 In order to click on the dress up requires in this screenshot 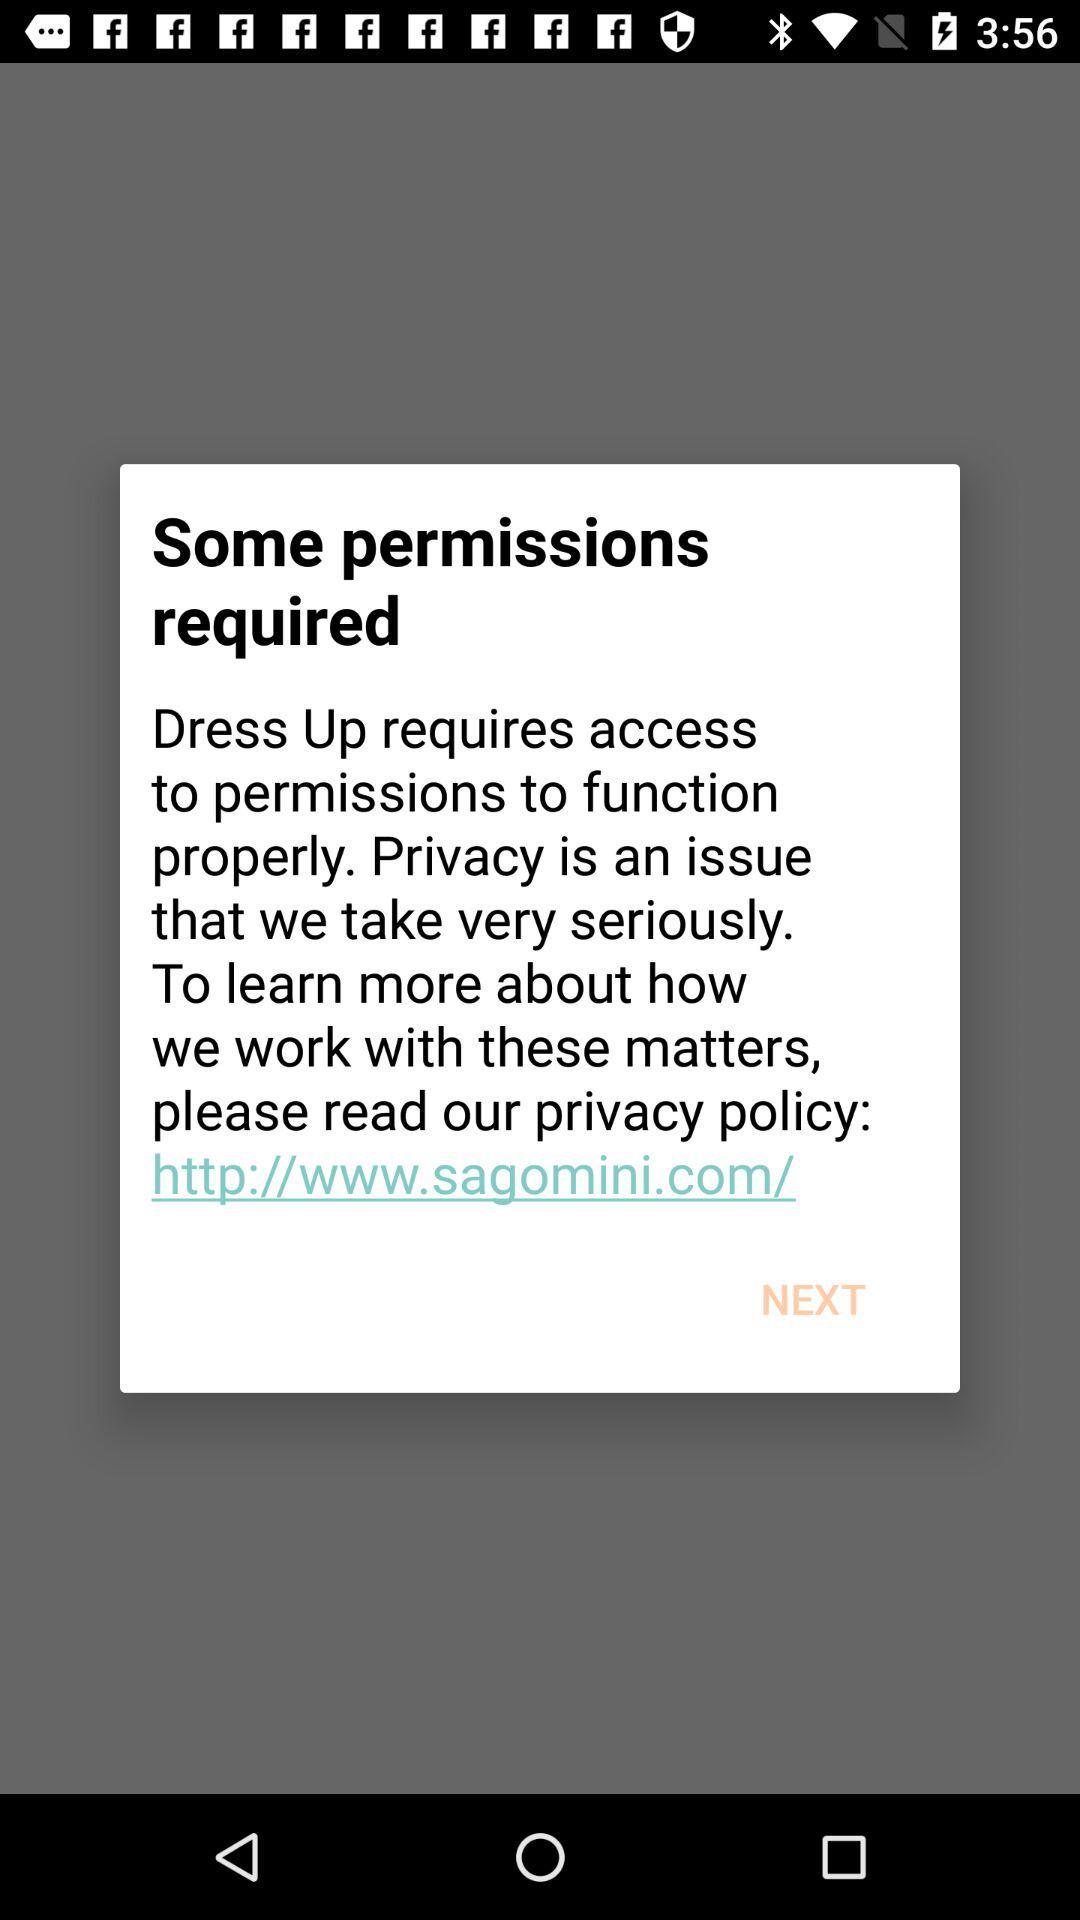, I will do `click(540, 948)`.